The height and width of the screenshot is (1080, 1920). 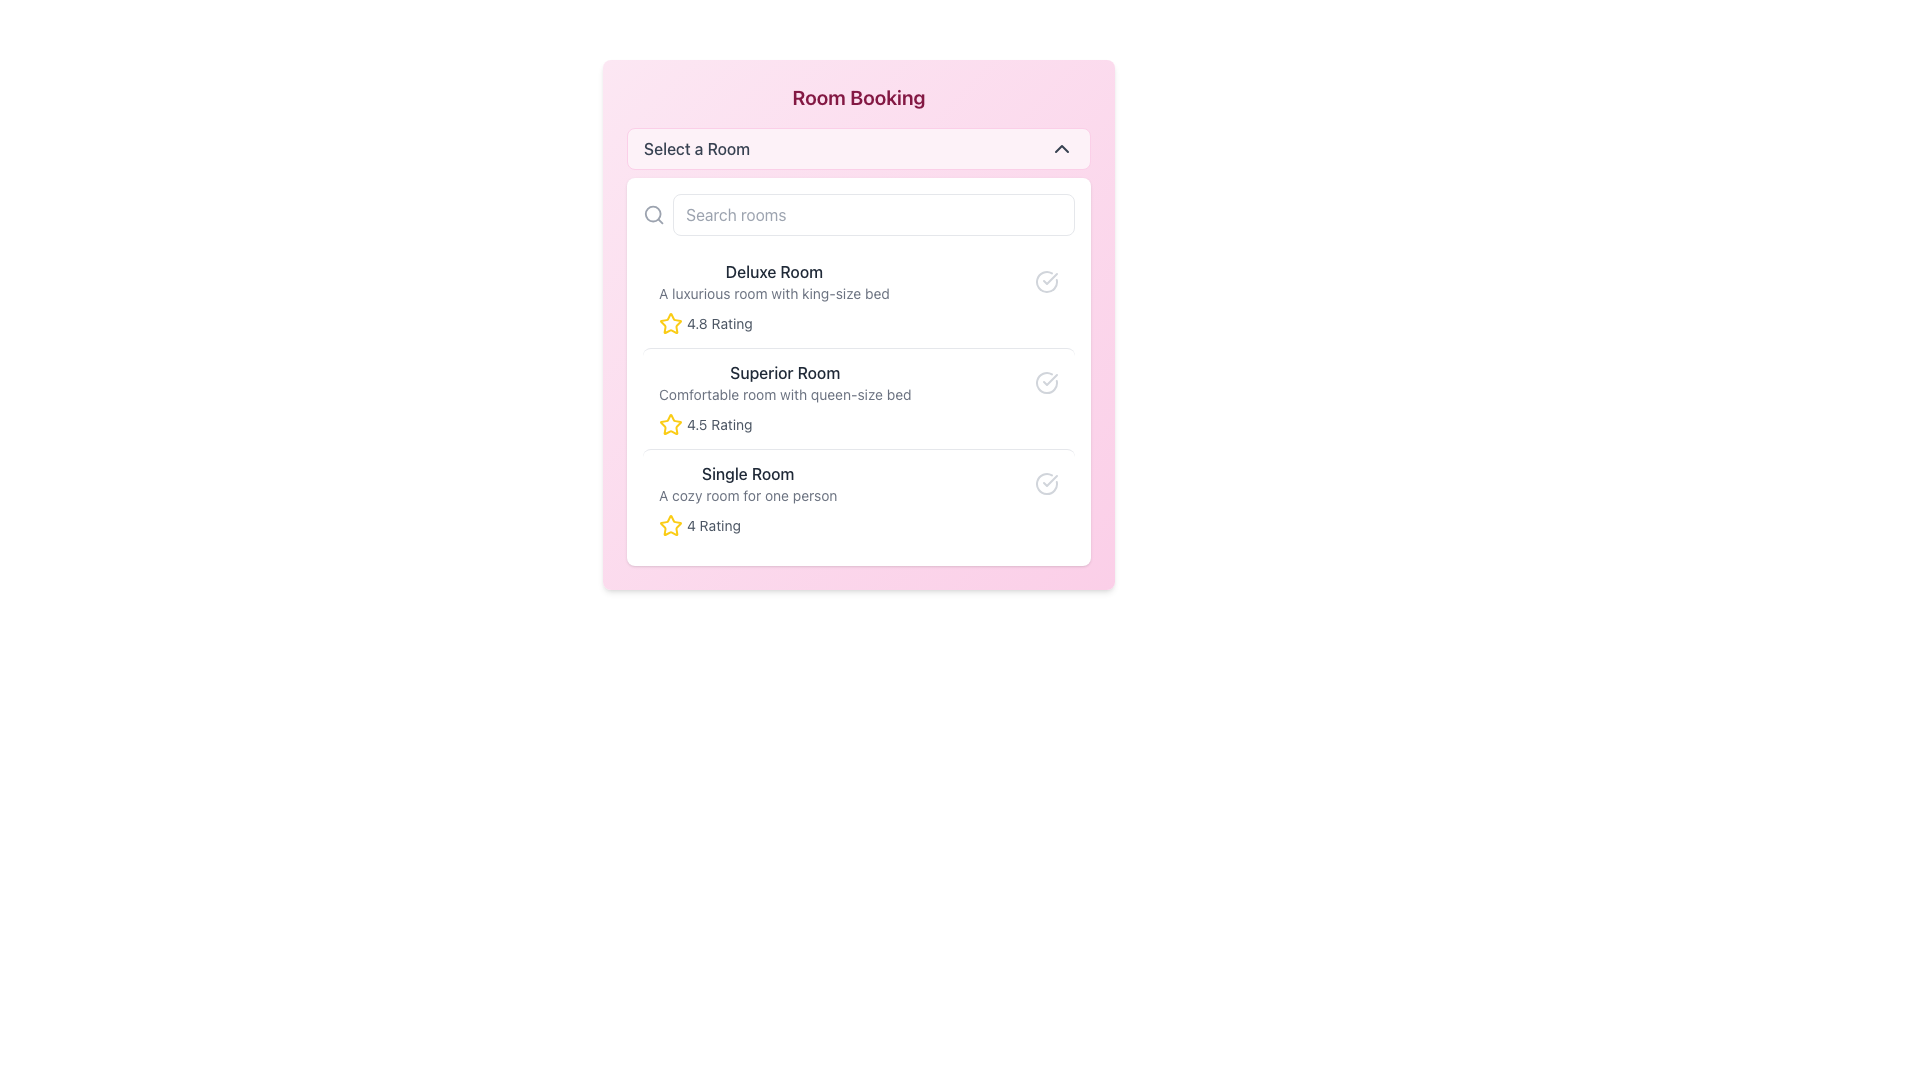 What do you see at coordinates (874, 215) in the screenshot?
I see `to select text within the single-line text input field labeled 'Search rooms', which is styled with rounded corners and located below the 'Select a Room' header` at bounding box center [874, 215].